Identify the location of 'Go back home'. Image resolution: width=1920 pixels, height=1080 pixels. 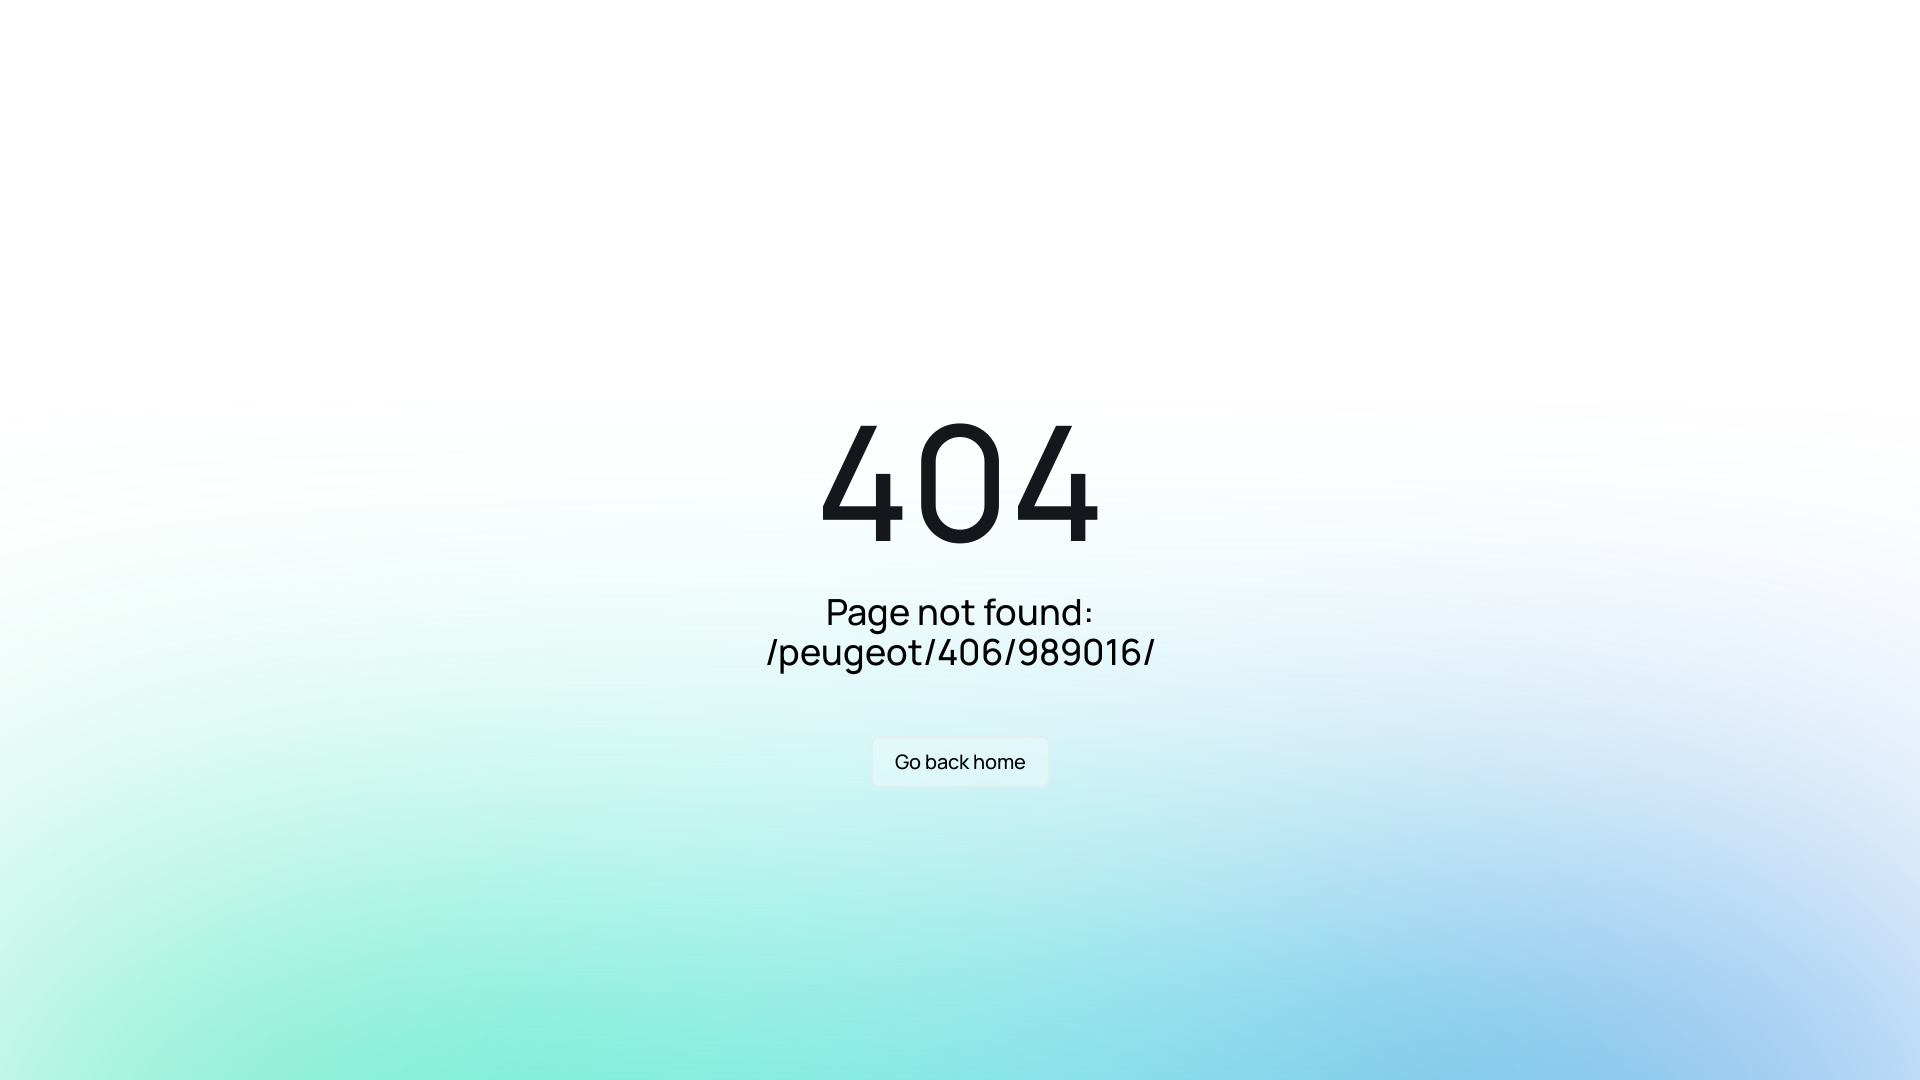
(958, 762).